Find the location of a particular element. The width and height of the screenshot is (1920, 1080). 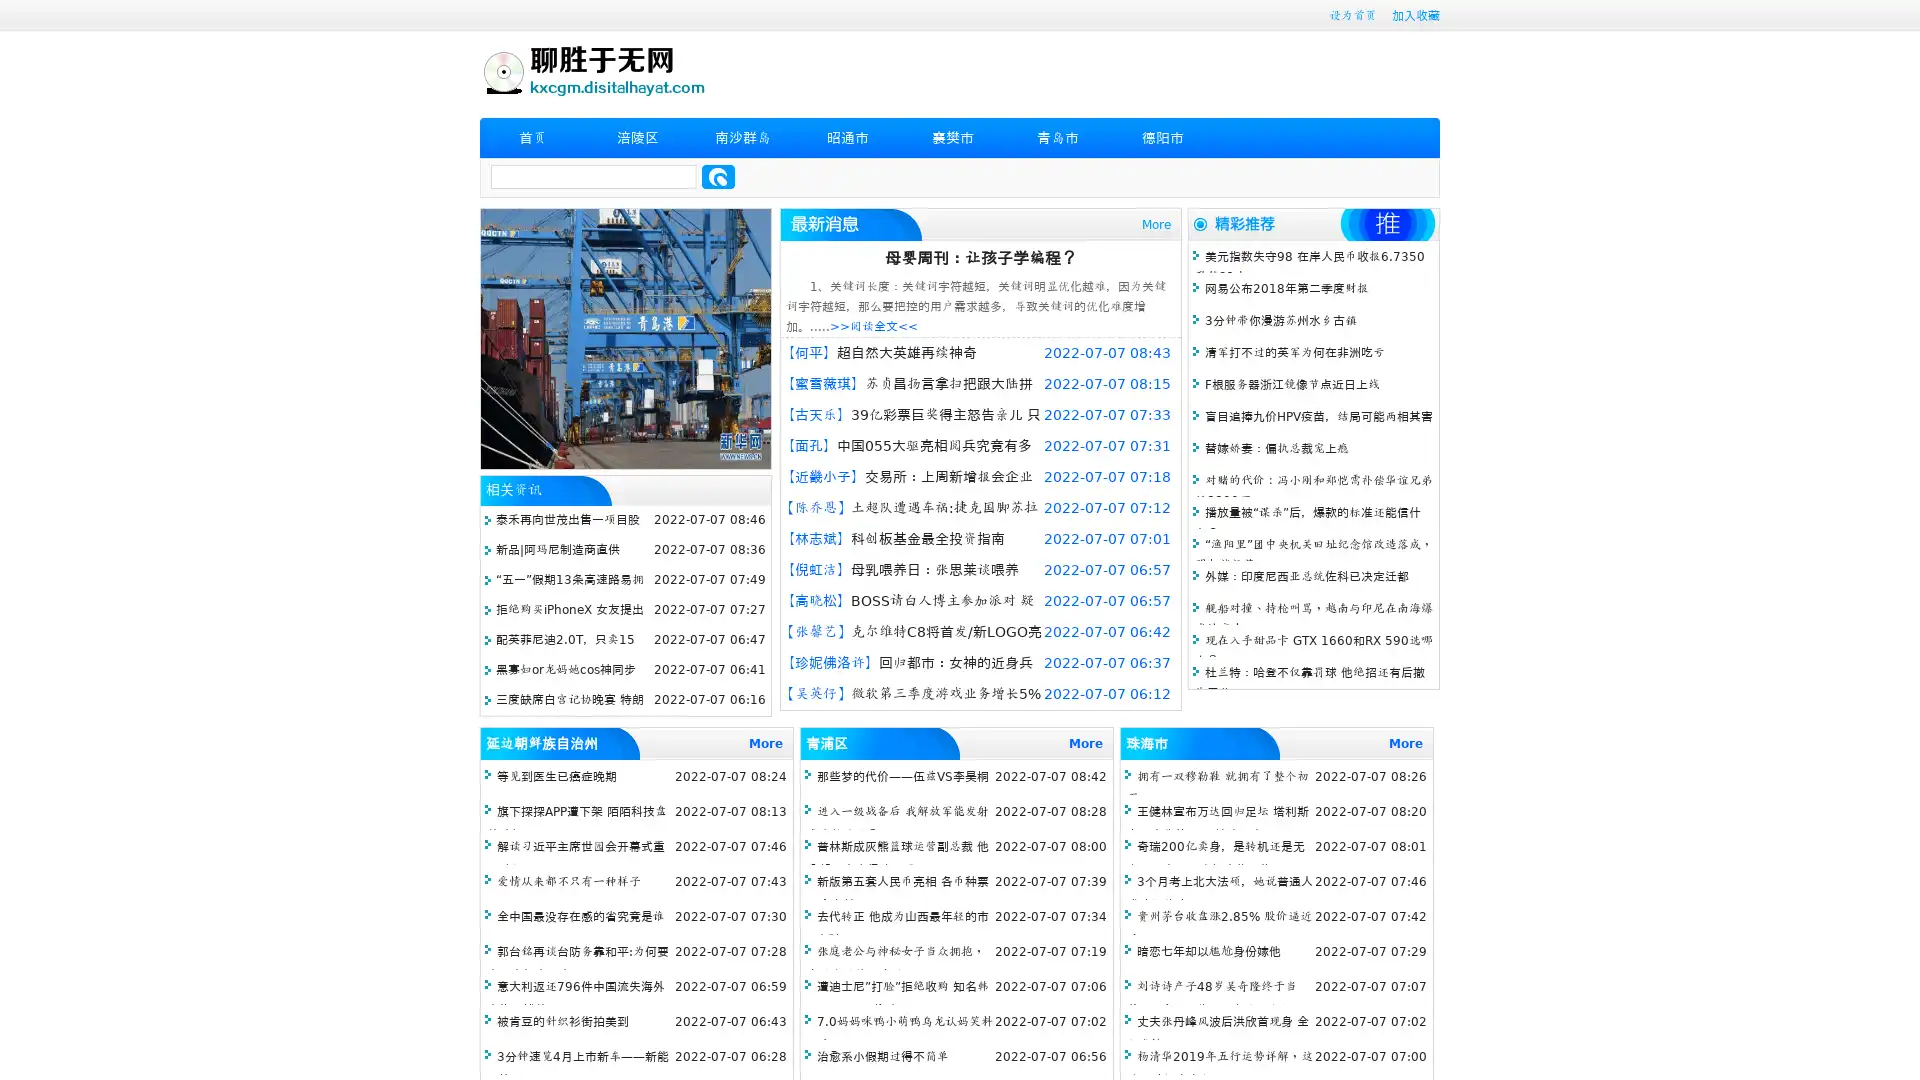

Search is located at coordinates (718, 176).